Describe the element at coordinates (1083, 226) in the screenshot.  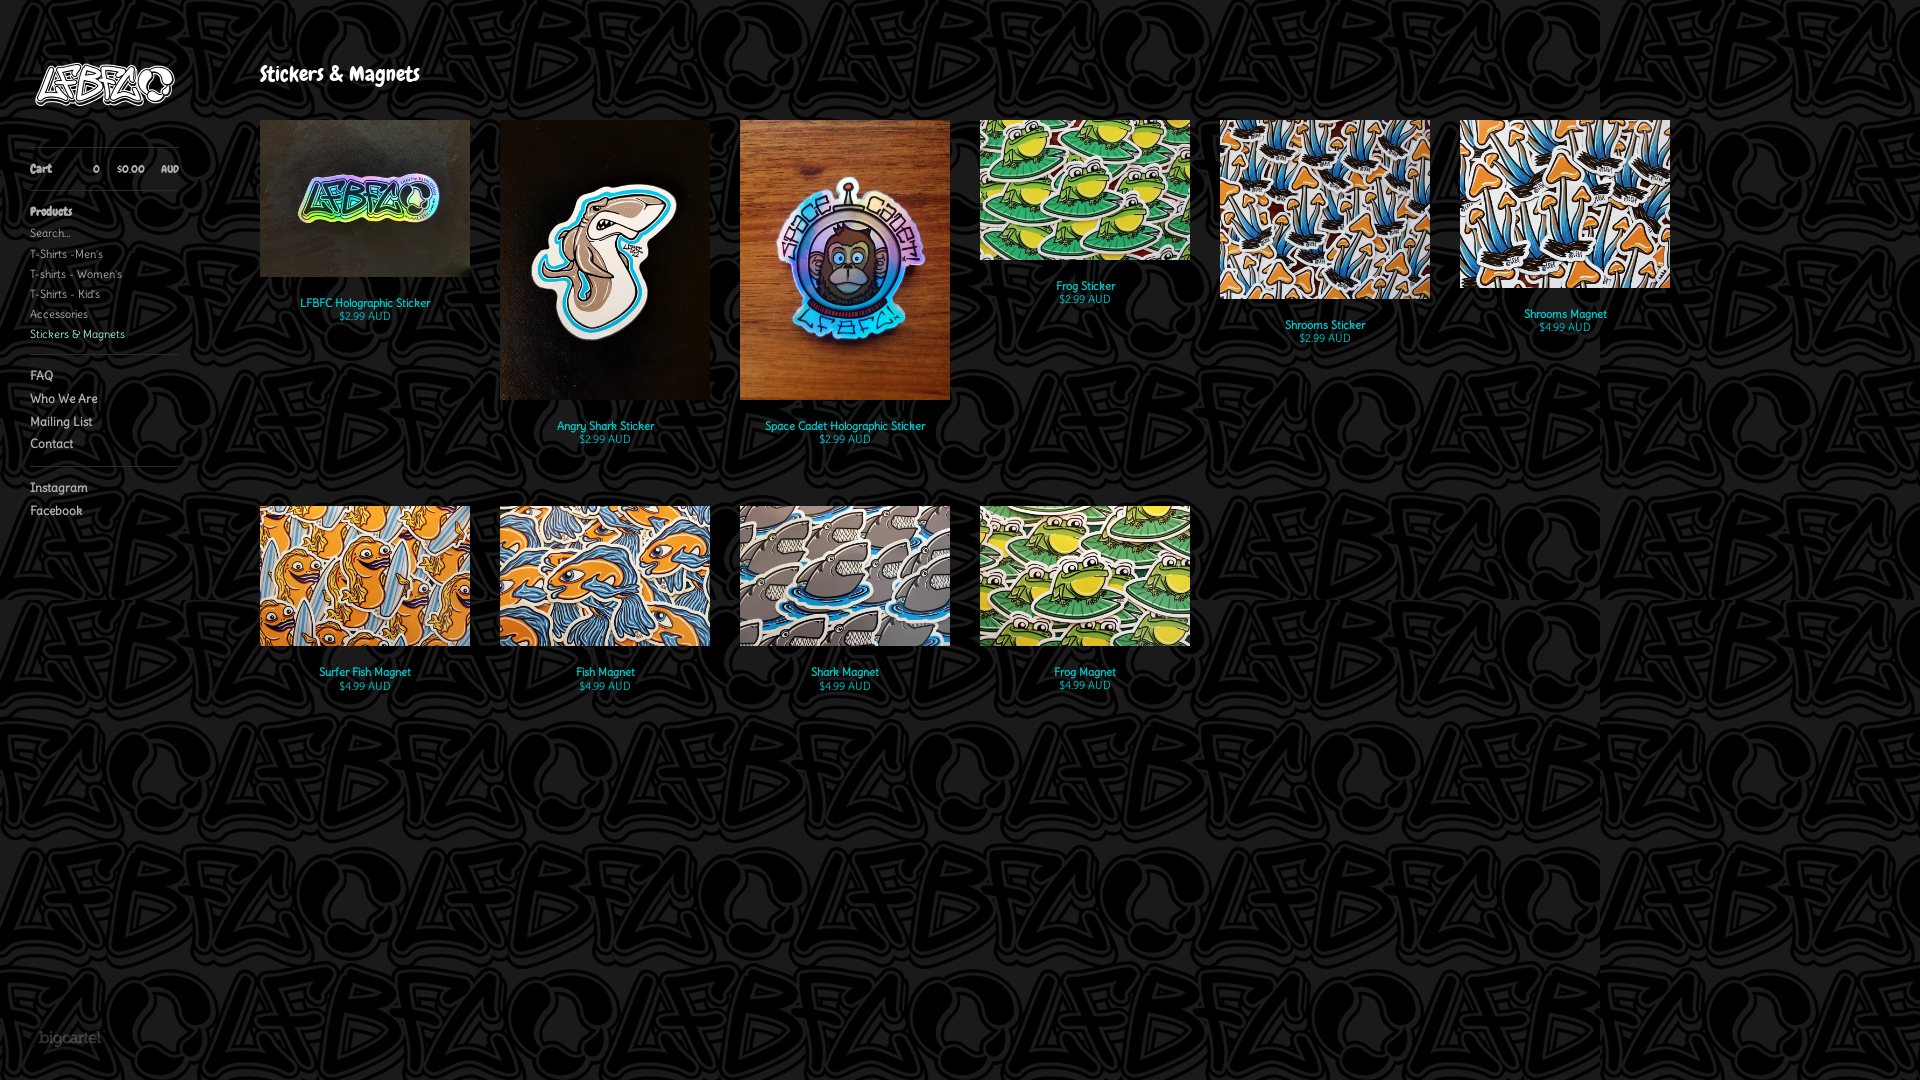
I see `'Frog Sticker` at that location.